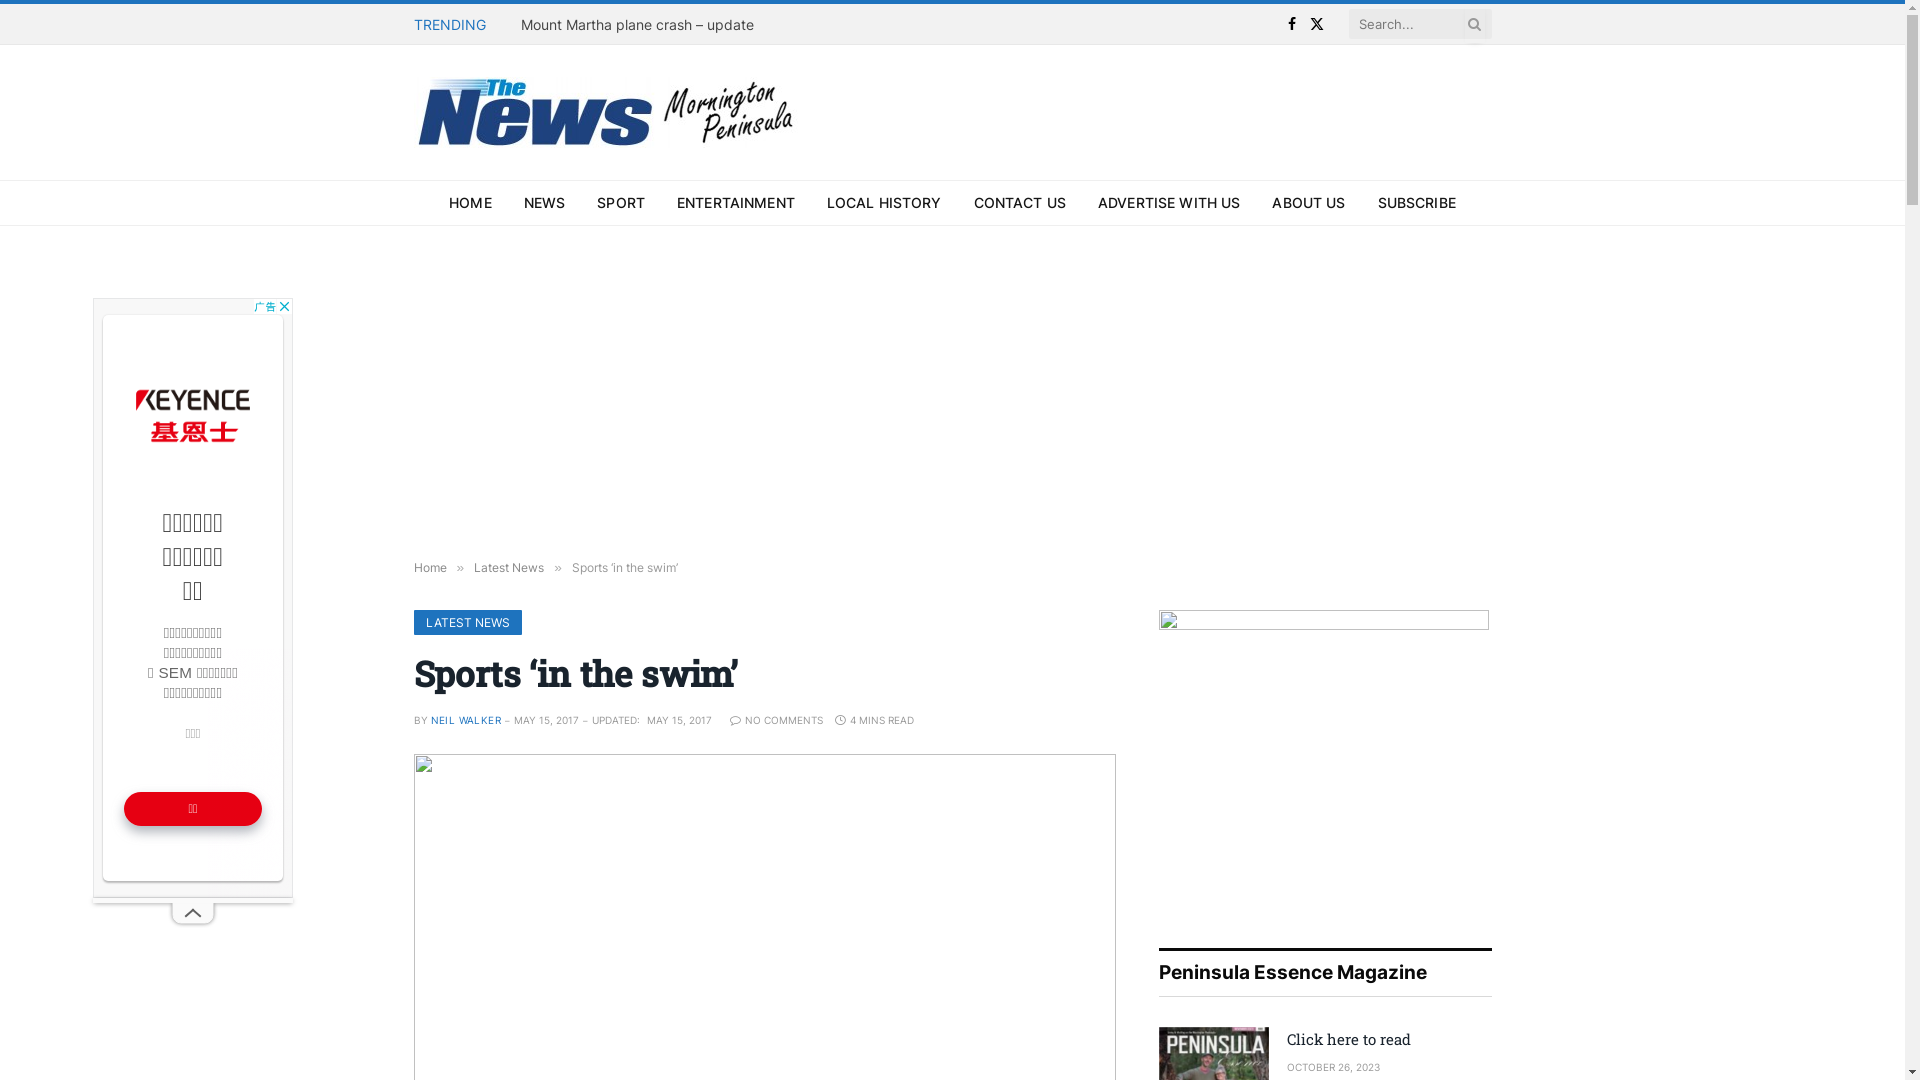  I want to click on 'ADVERTISE WITH US', so click(1169, 203).